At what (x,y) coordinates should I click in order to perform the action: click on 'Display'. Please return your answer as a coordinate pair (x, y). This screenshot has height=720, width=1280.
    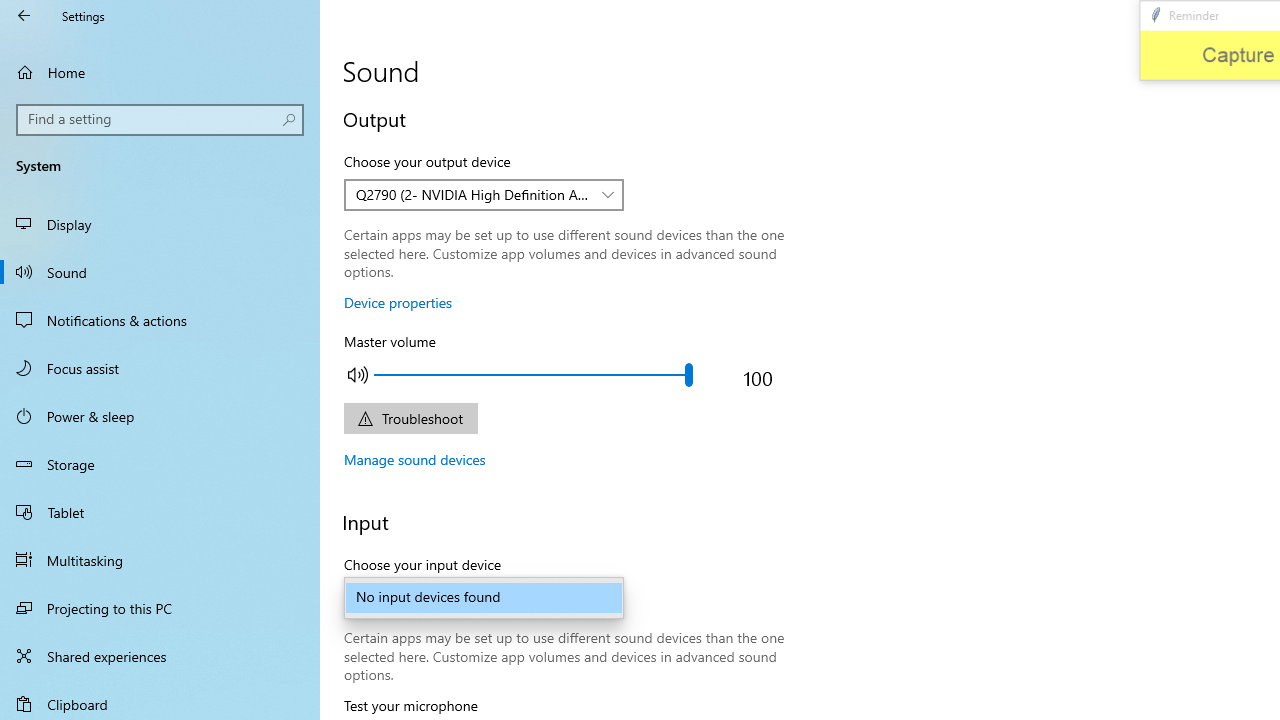
    Looking at the image, I should click on (160, 223).